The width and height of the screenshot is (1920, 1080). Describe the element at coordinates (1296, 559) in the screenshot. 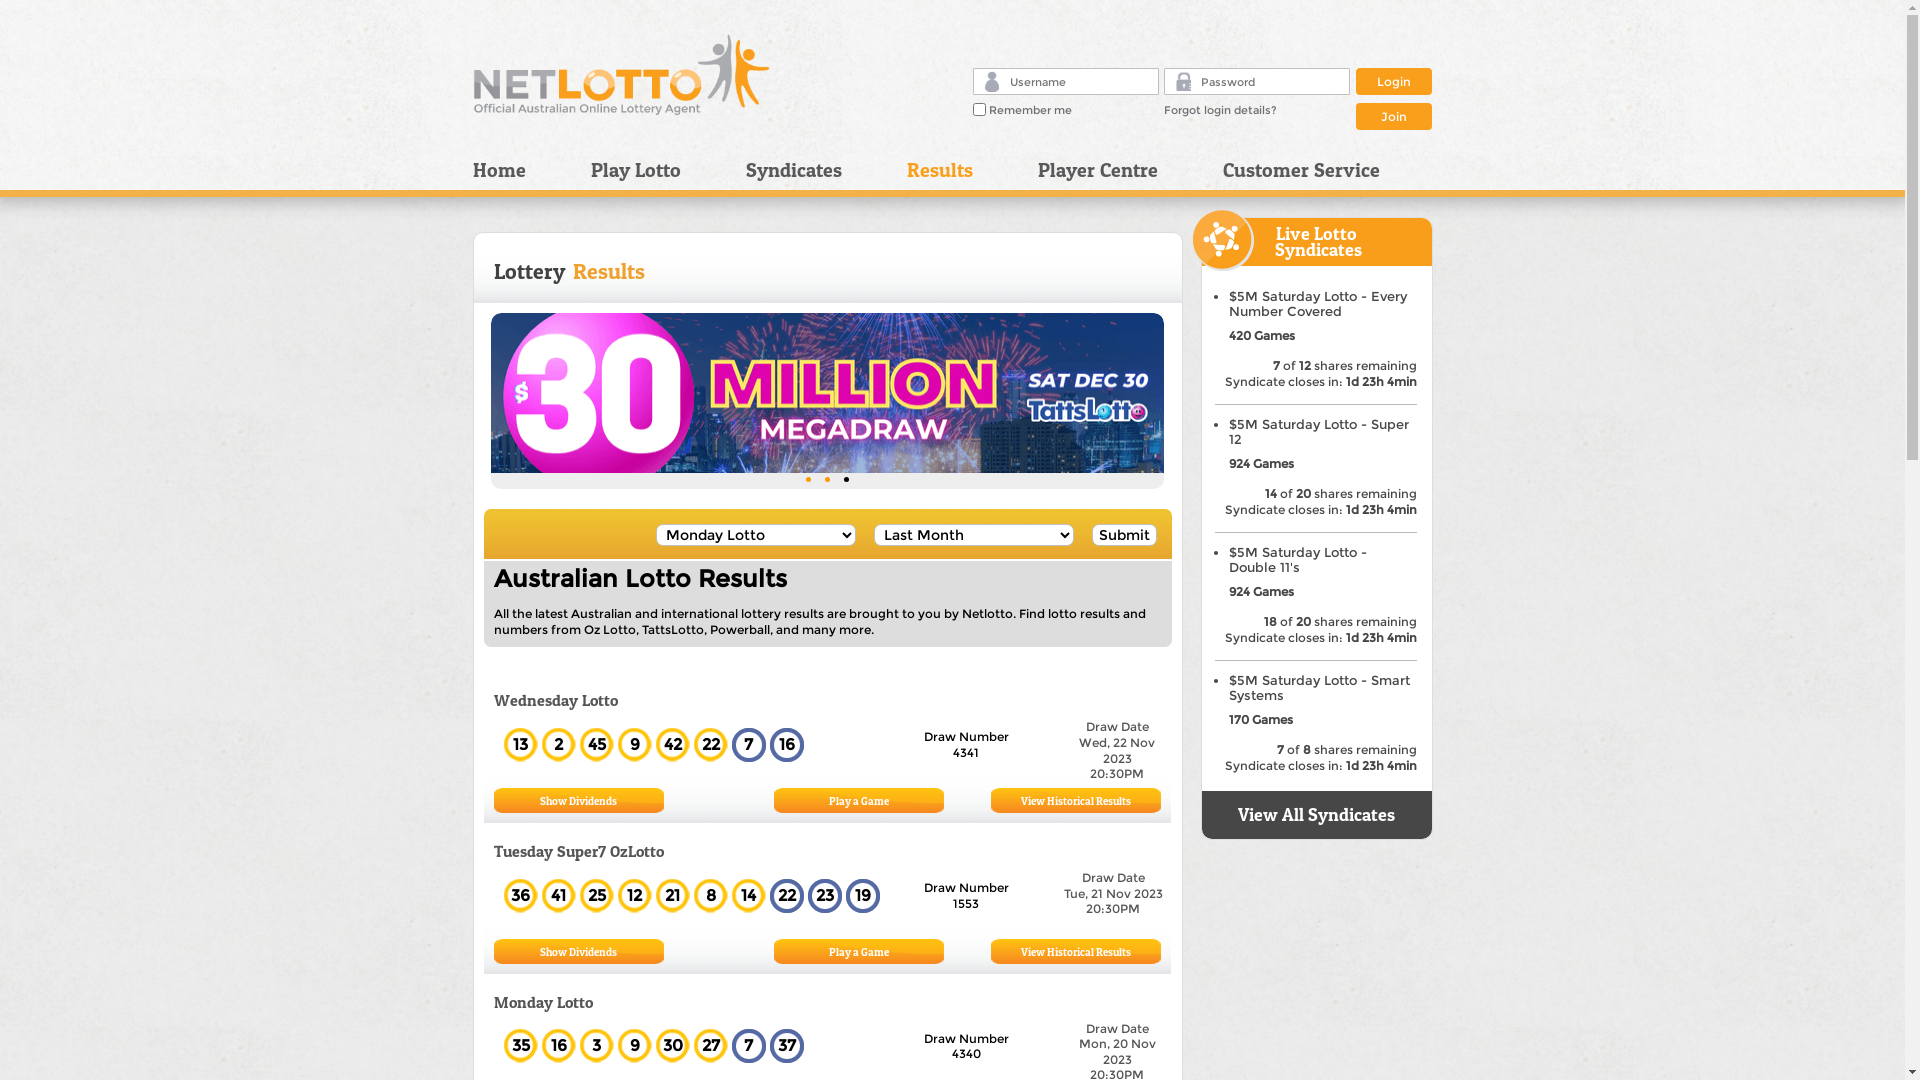

I see `'$5M Saturday Lotto - Double 11's'` at that location.